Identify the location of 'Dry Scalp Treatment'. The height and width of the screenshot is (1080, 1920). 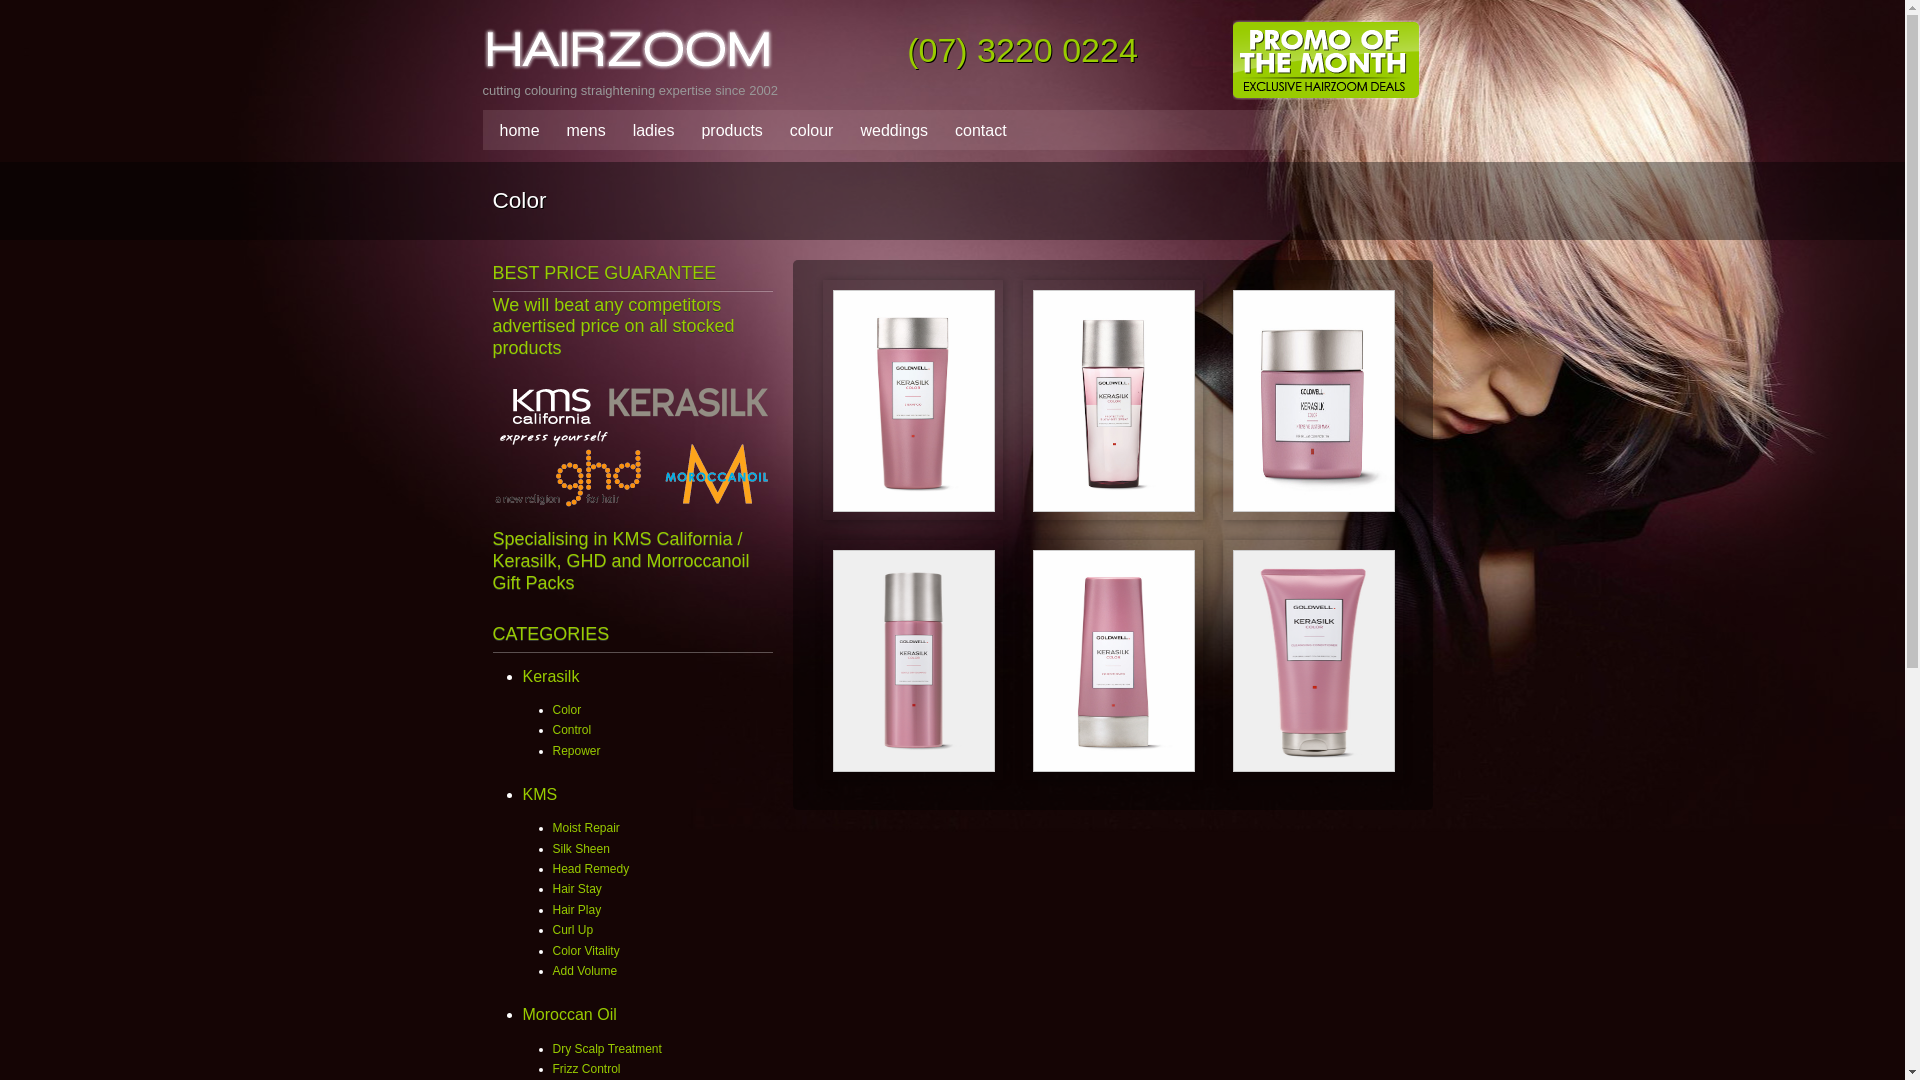
(605, 1048).